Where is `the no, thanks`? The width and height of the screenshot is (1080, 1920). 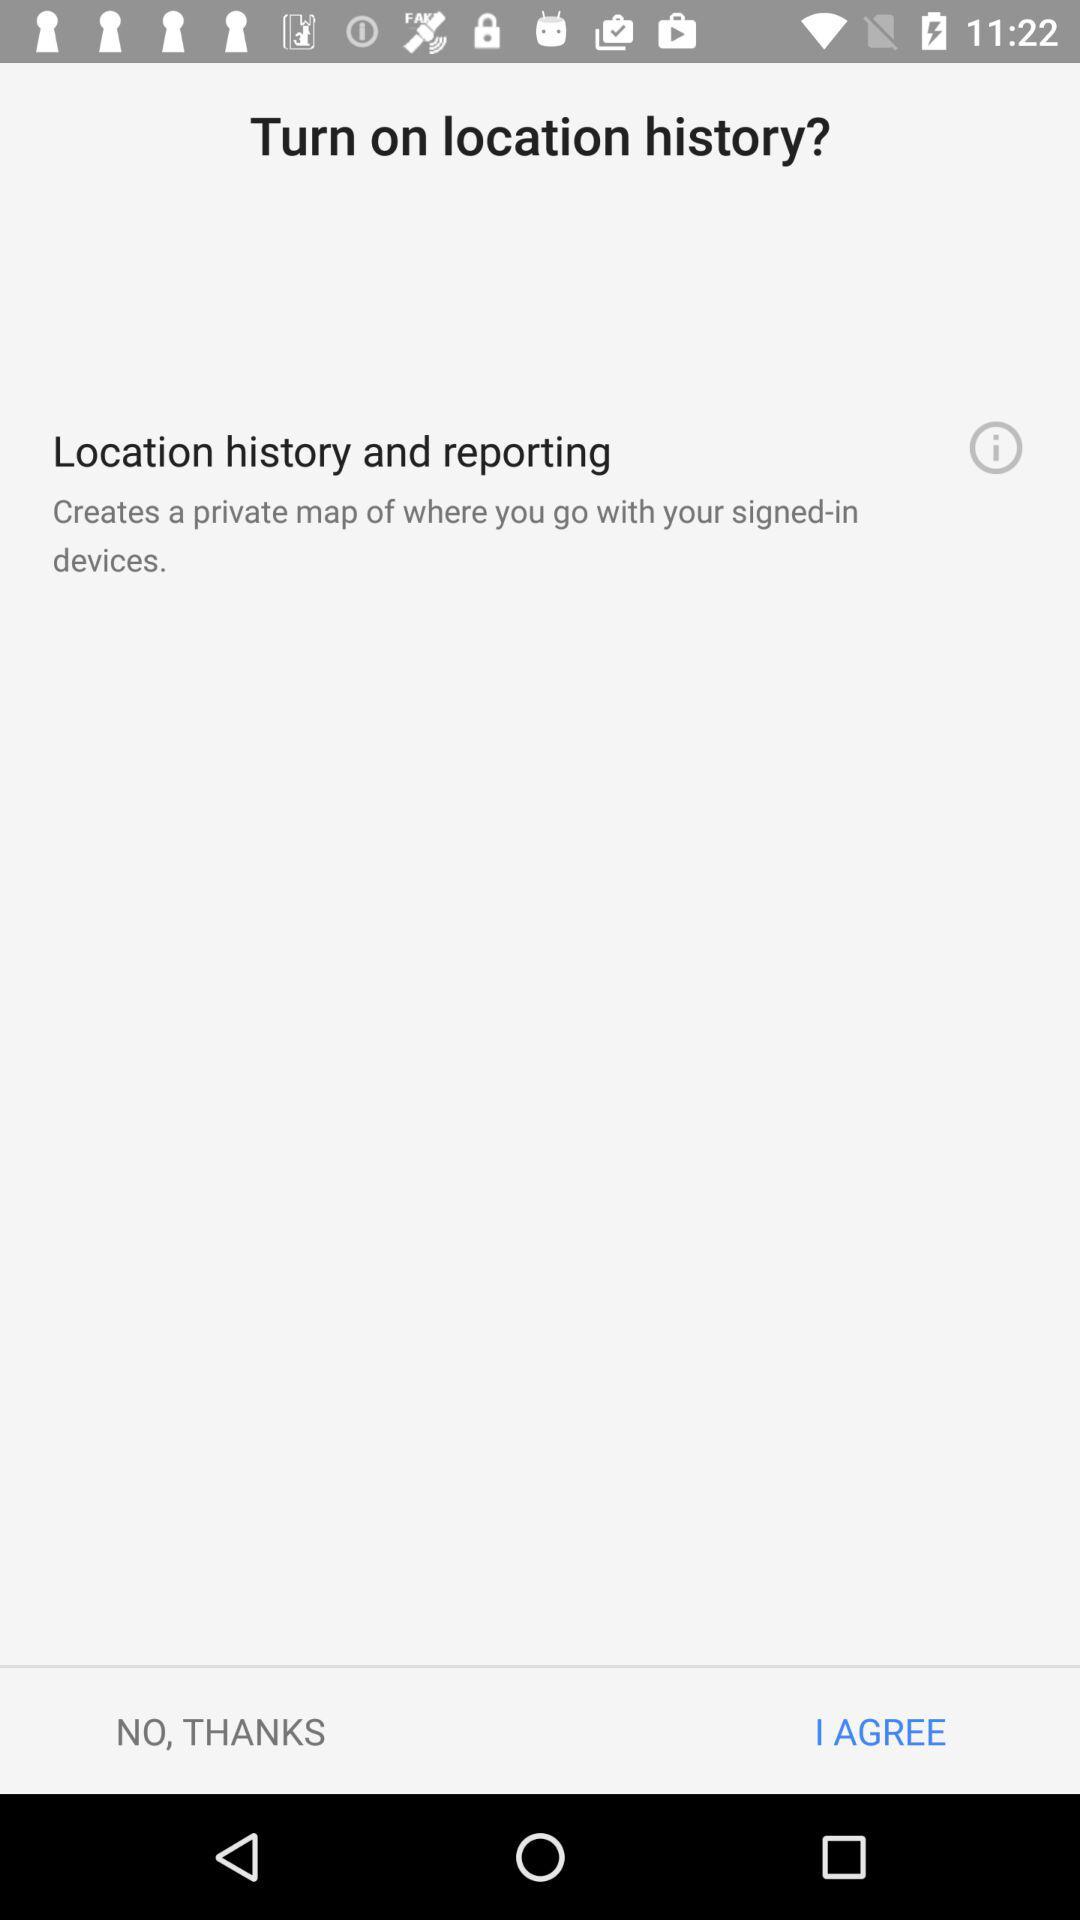
the no, thanks is located at coordinates (220, 1730).